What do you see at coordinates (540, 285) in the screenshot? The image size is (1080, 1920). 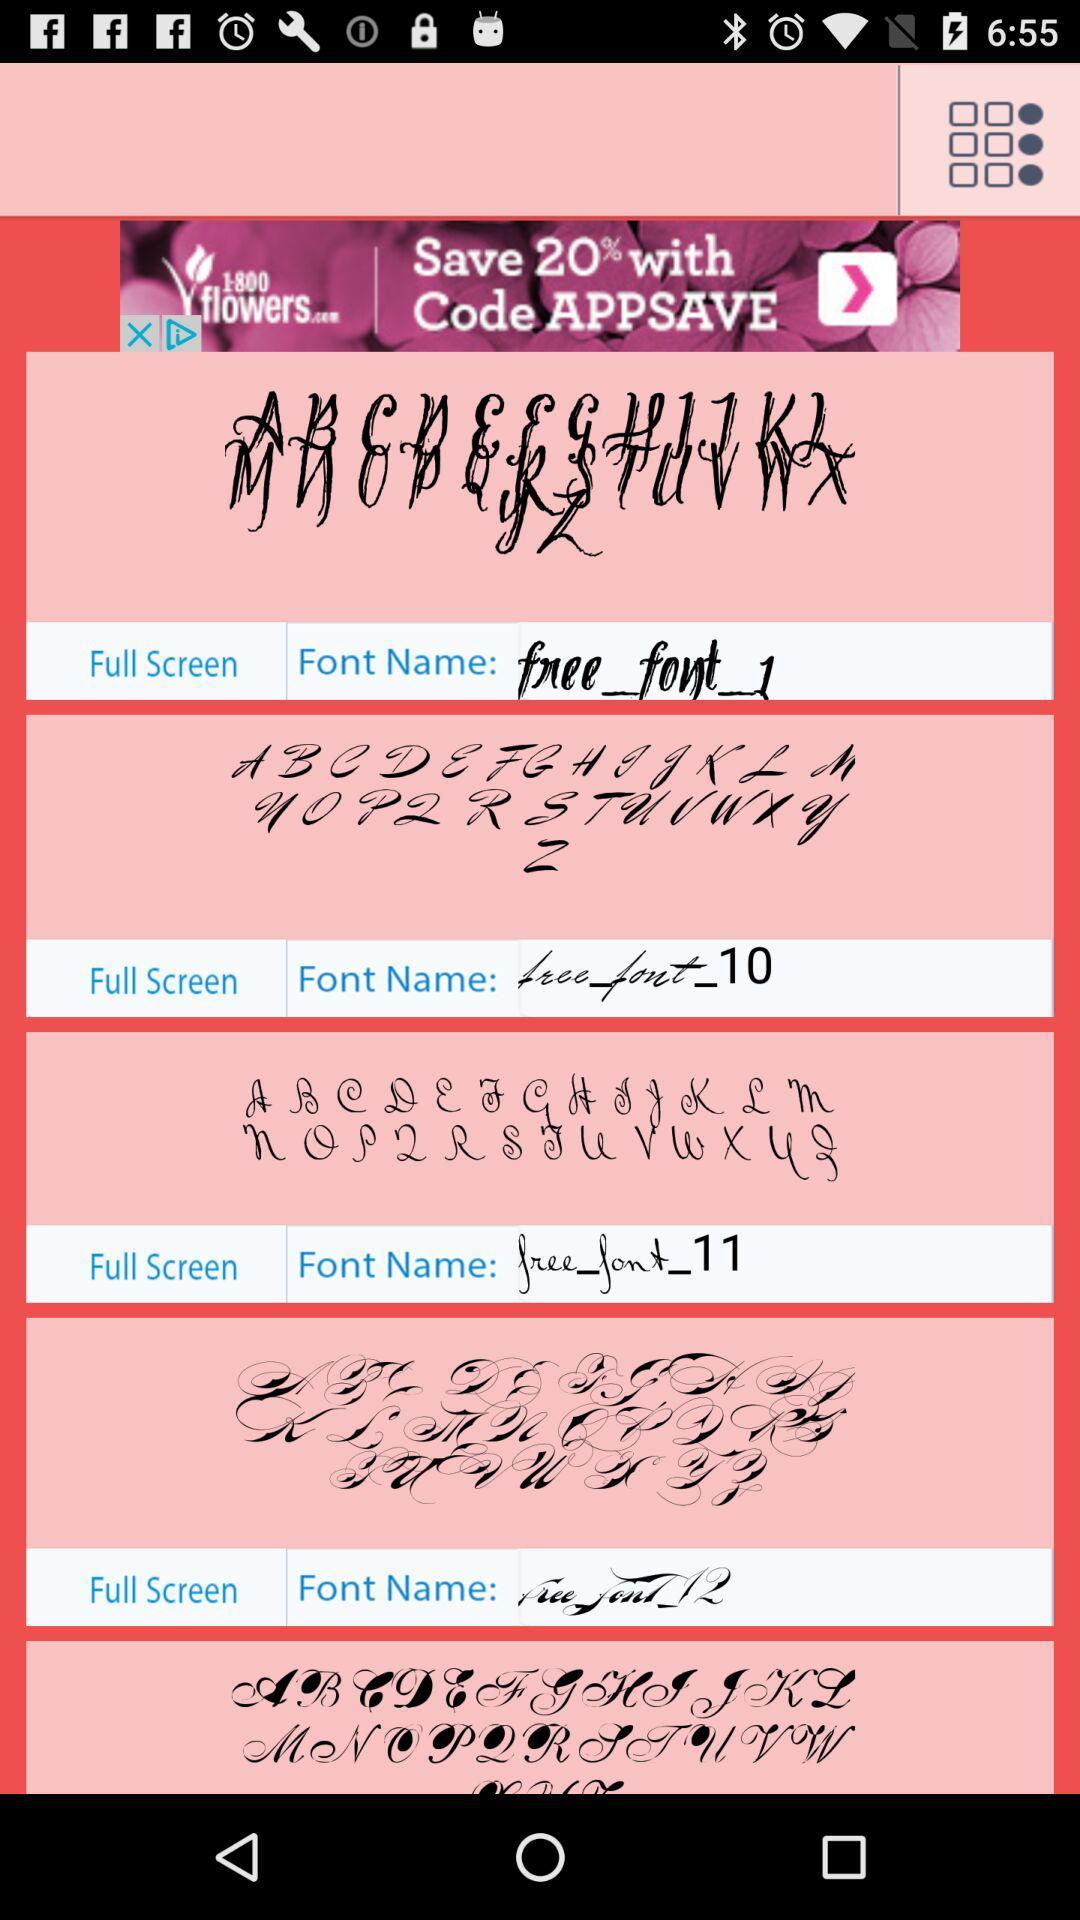 I see `advertisement` at bounding box center [540, 285].